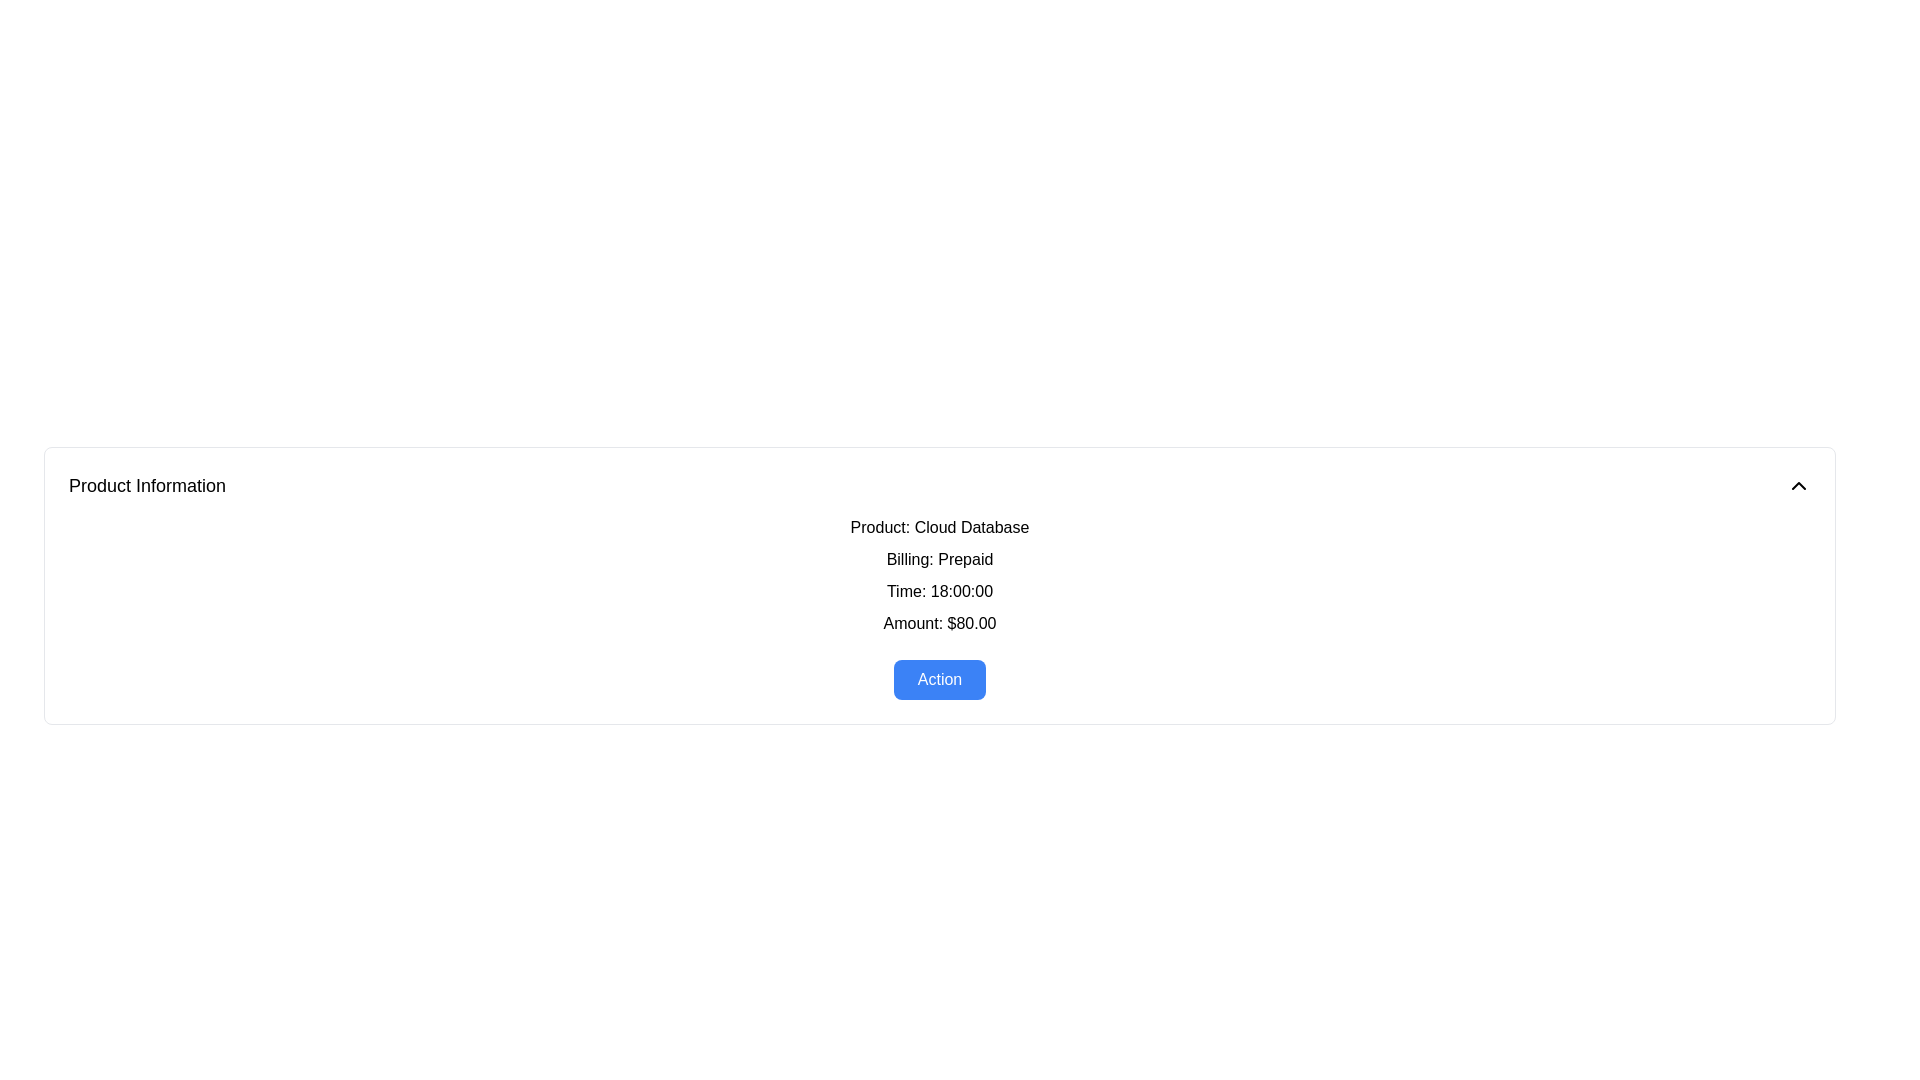 The image size is (1920, 1080). What do you see at coordinates (905, 590) in the screenshot?
I see `the label that describes the time information, which is the first element in the 'Product Information' section, located near the center of the interface` at bounding box center [905, 590].